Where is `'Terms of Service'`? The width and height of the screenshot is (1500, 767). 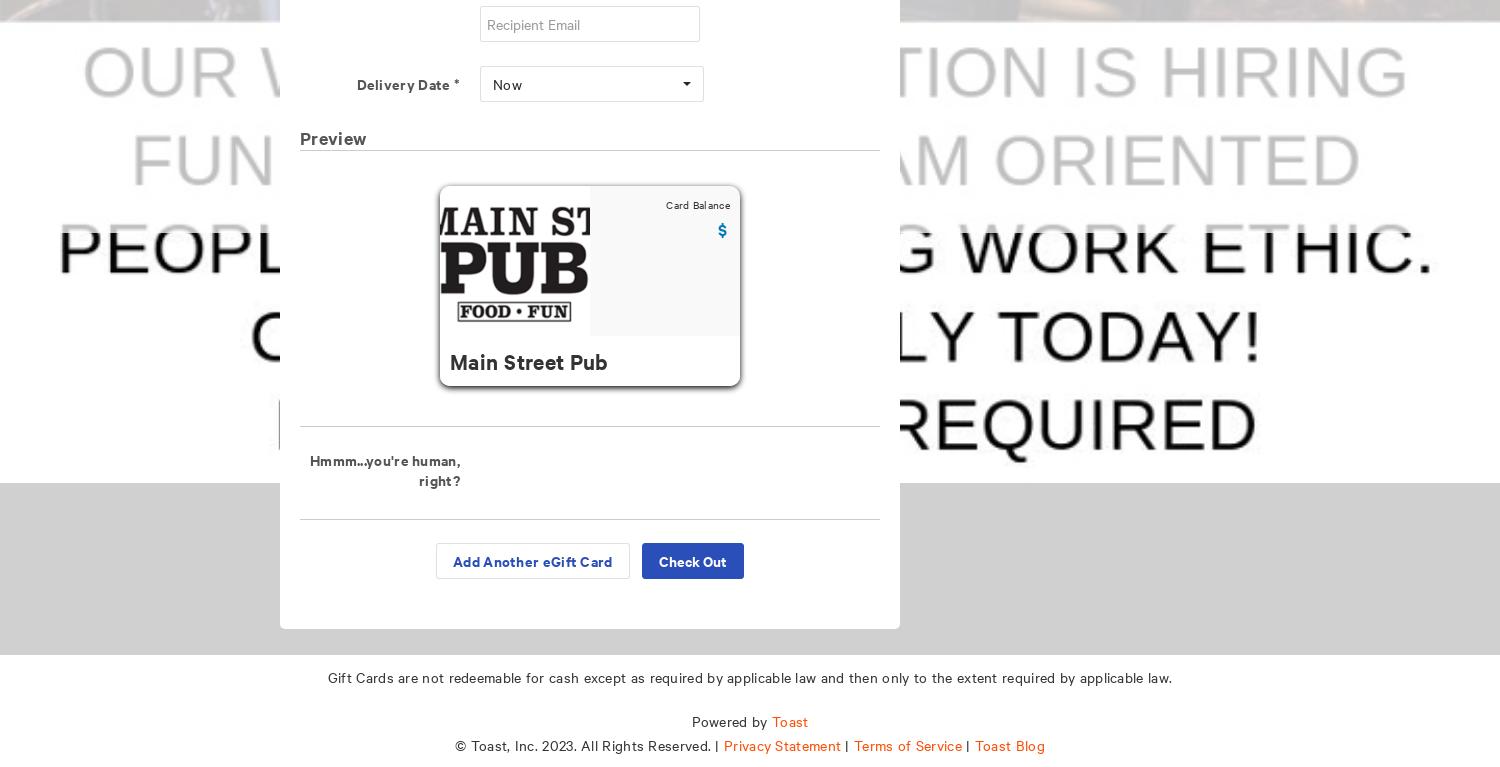 'Terms of Service' is located at coordinates (907, 744).